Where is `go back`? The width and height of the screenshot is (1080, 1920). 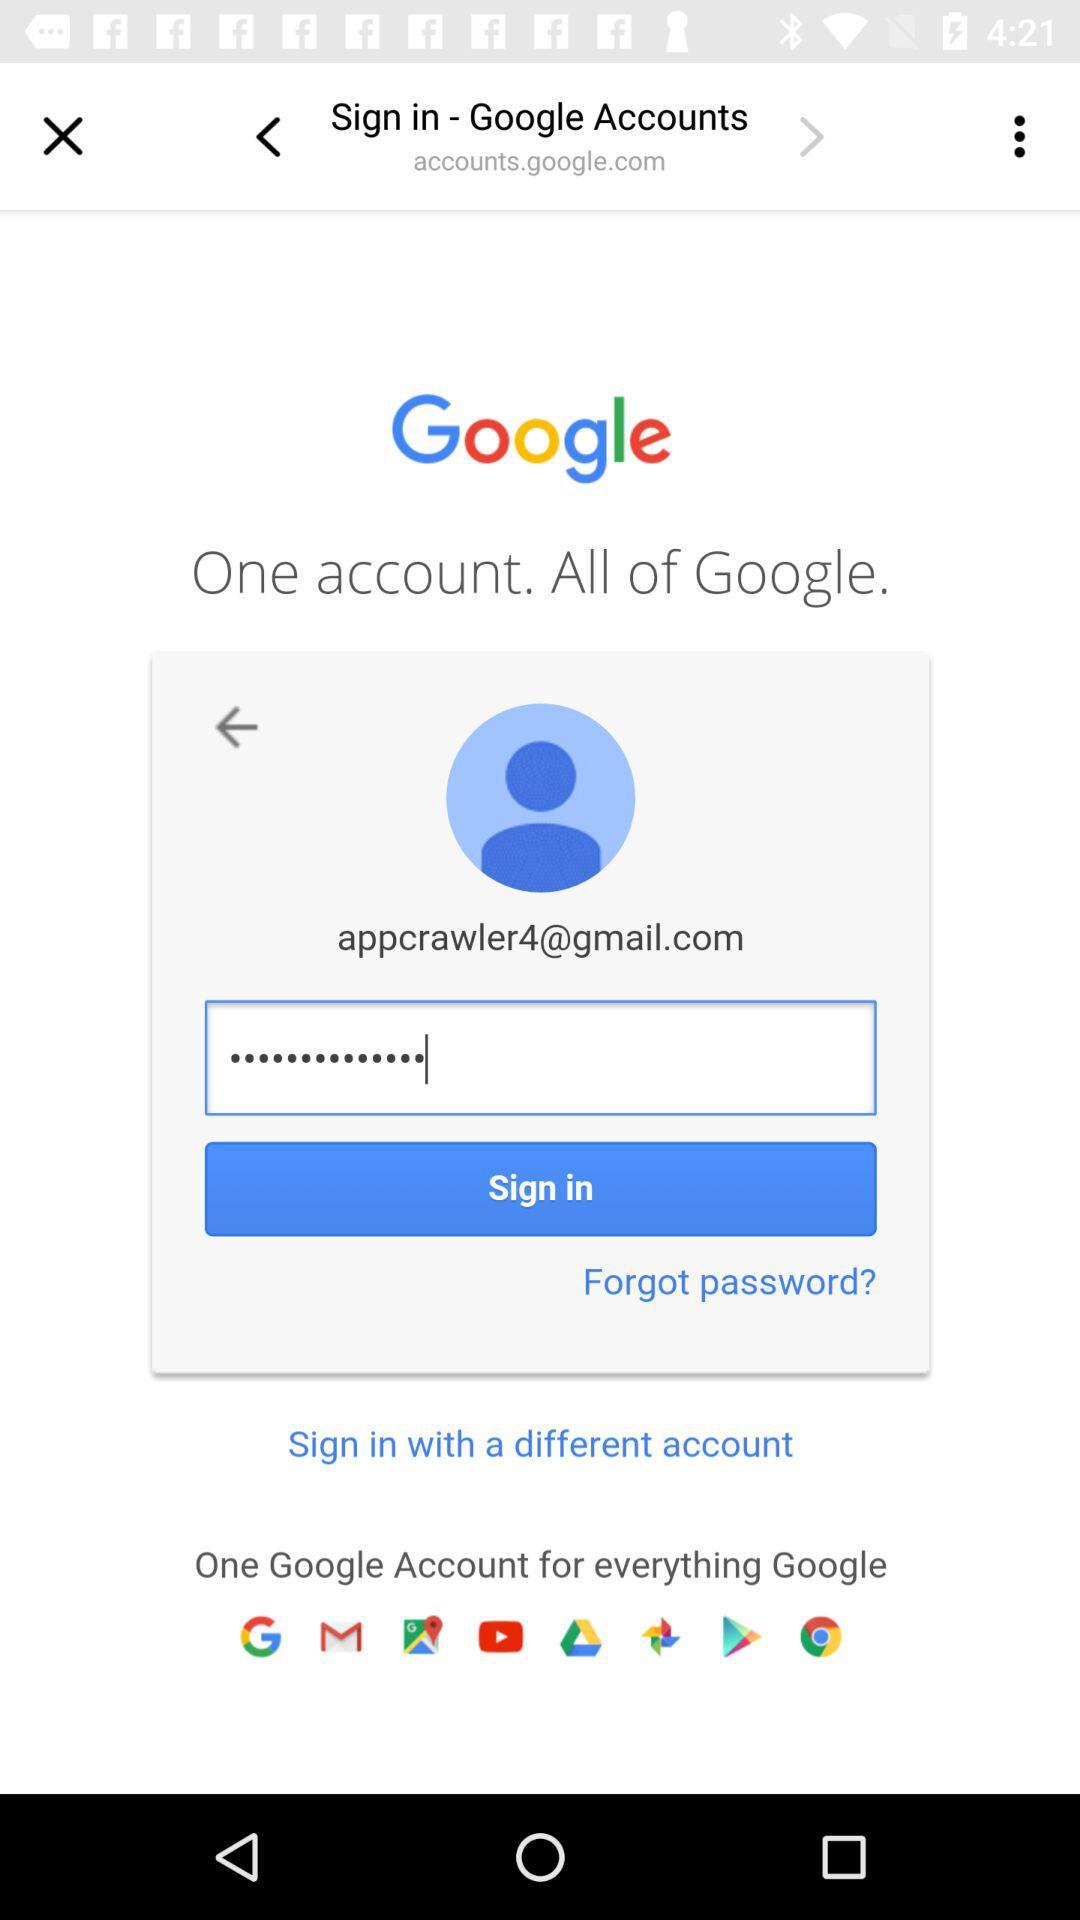
go back is located at coordinates (266, 135).